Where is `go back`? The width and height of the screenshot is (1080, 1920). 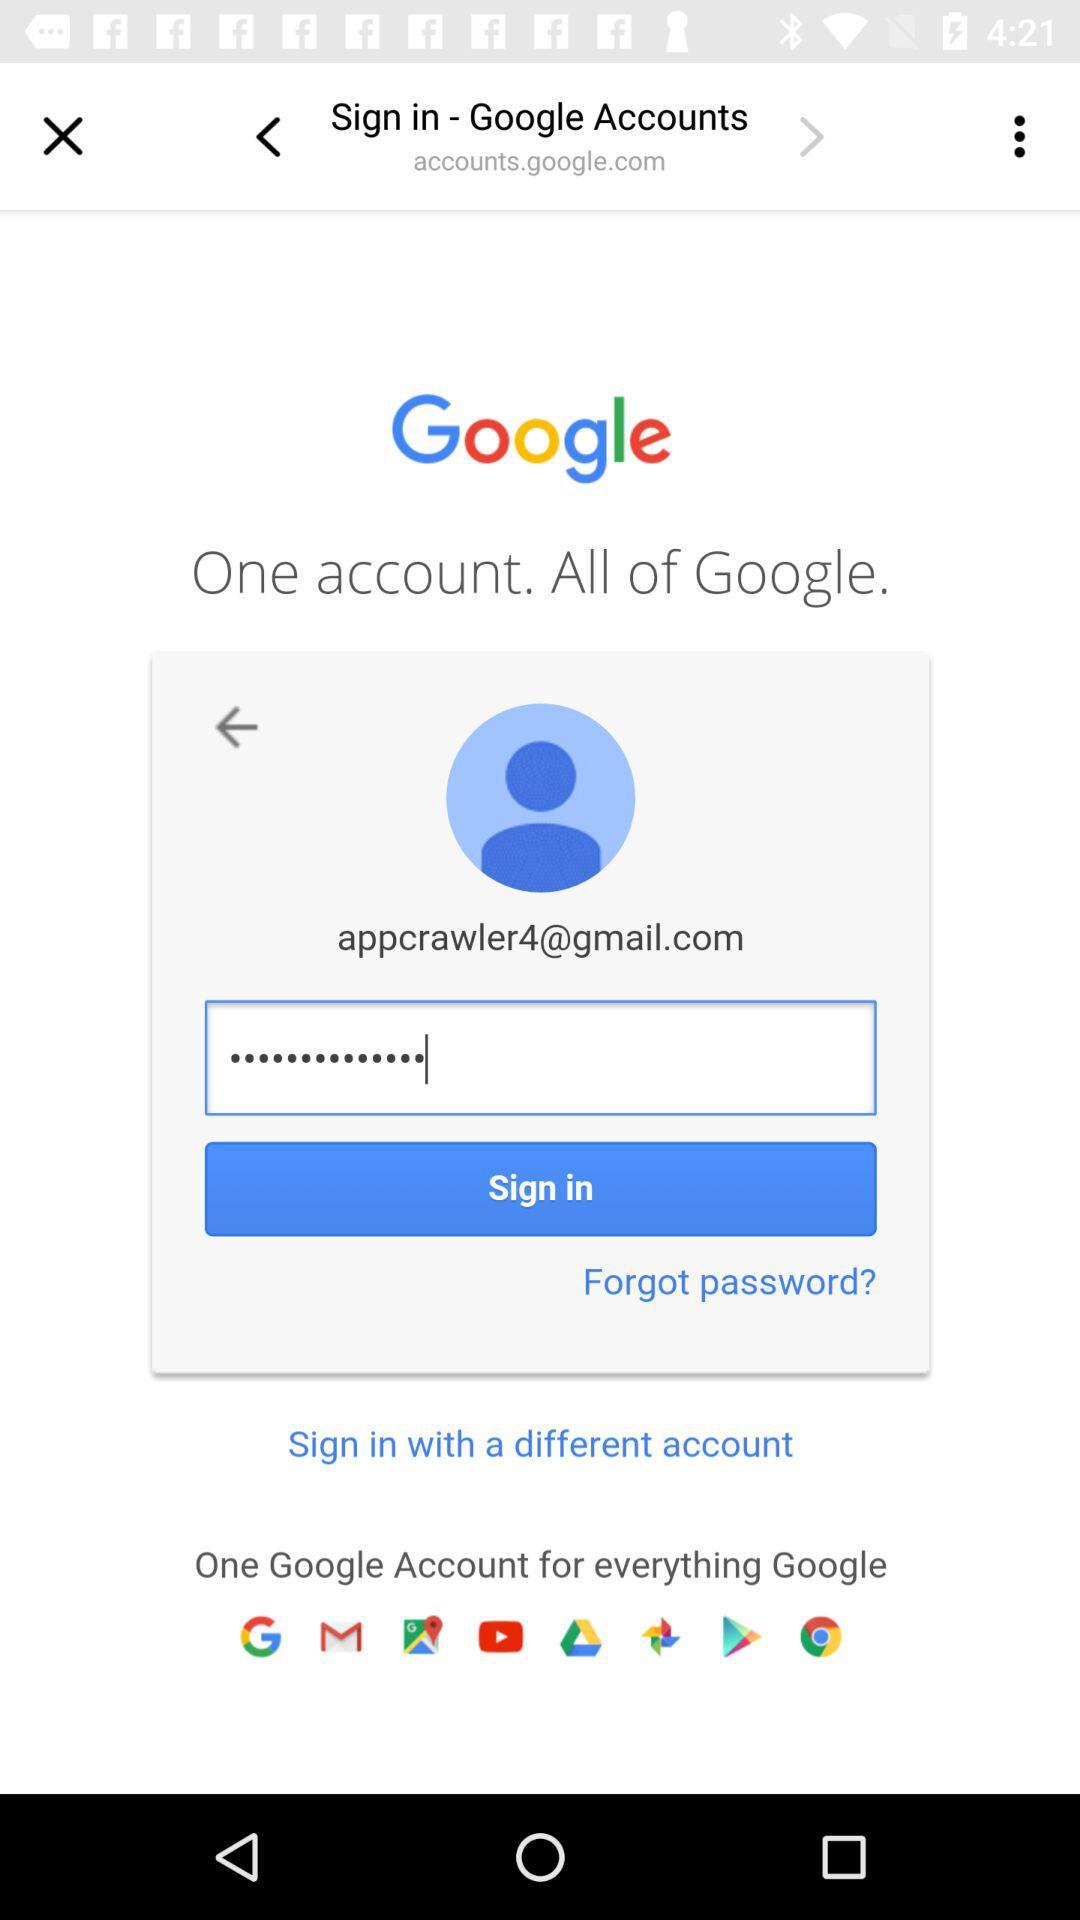
go back is located at coordinates (266, 135).